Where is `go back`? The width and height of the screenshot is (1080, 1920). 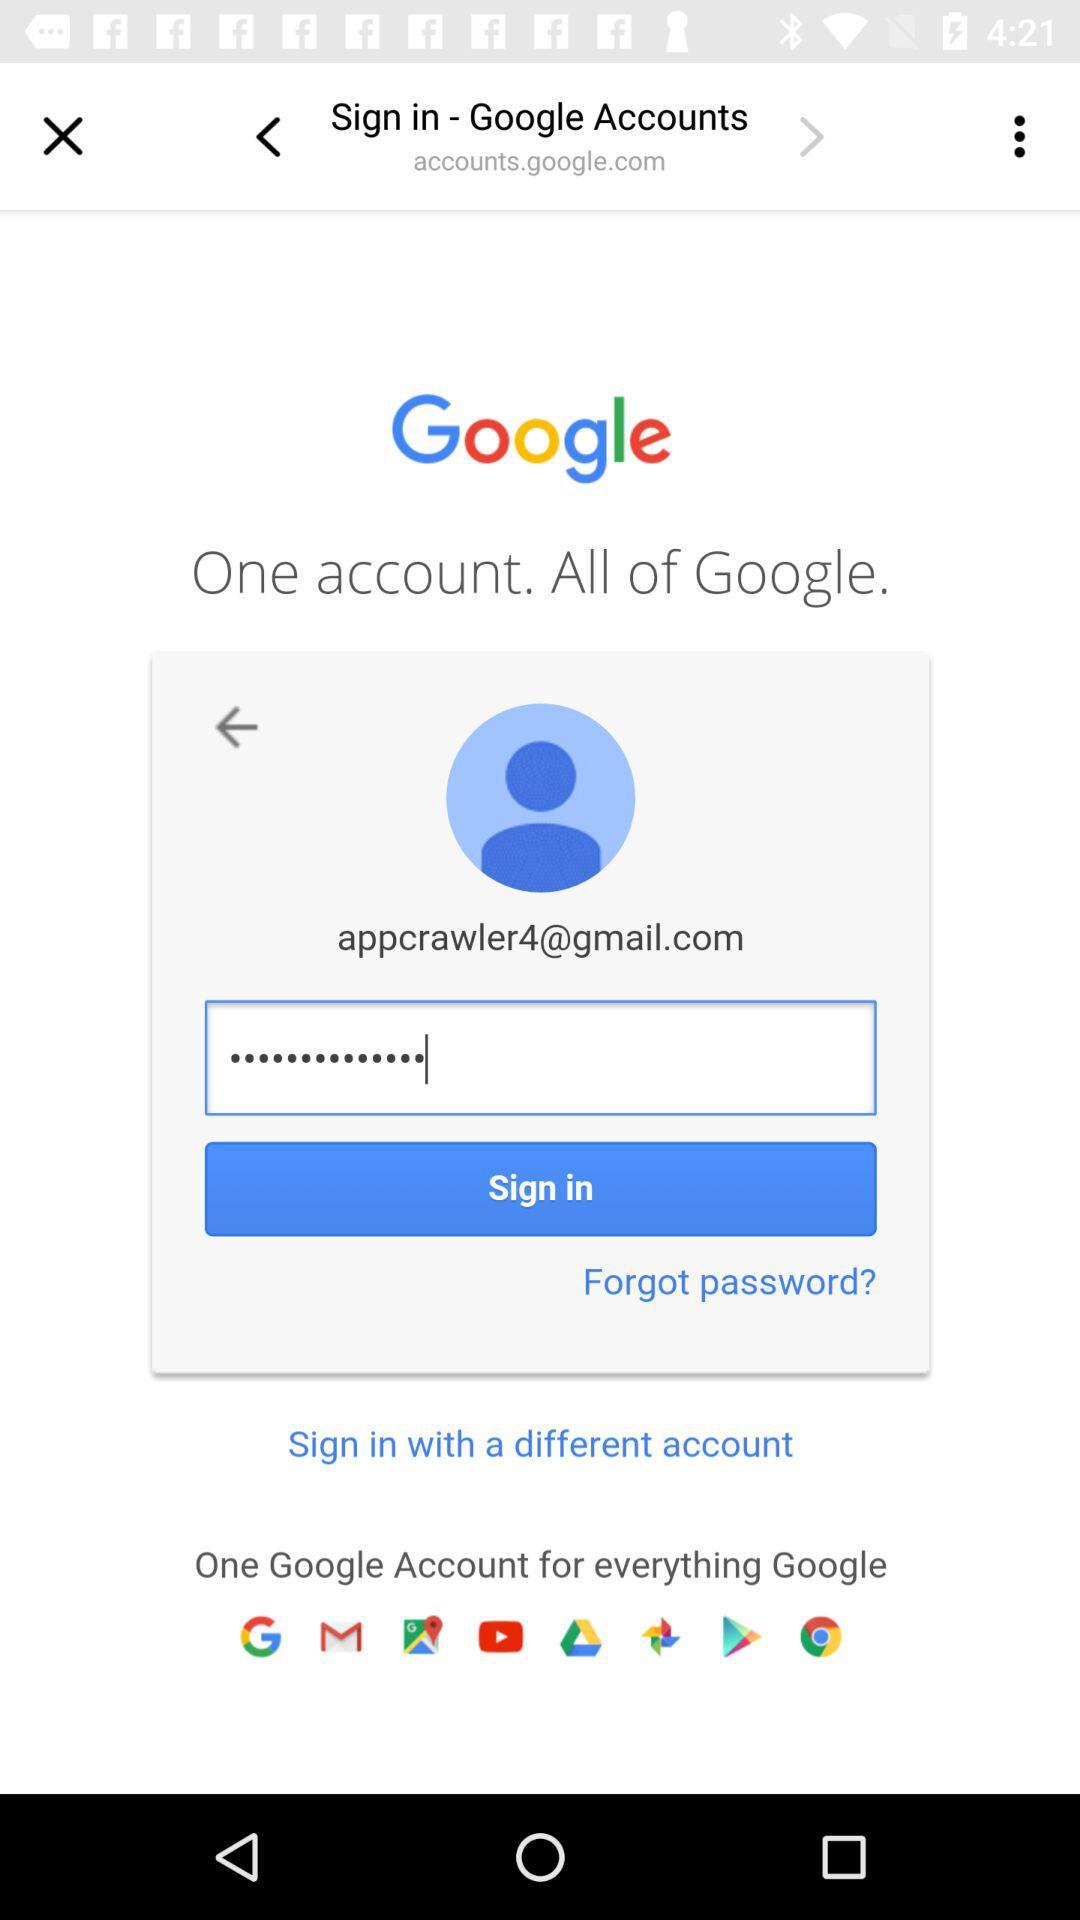
go back is located at coordinates (266, 135).